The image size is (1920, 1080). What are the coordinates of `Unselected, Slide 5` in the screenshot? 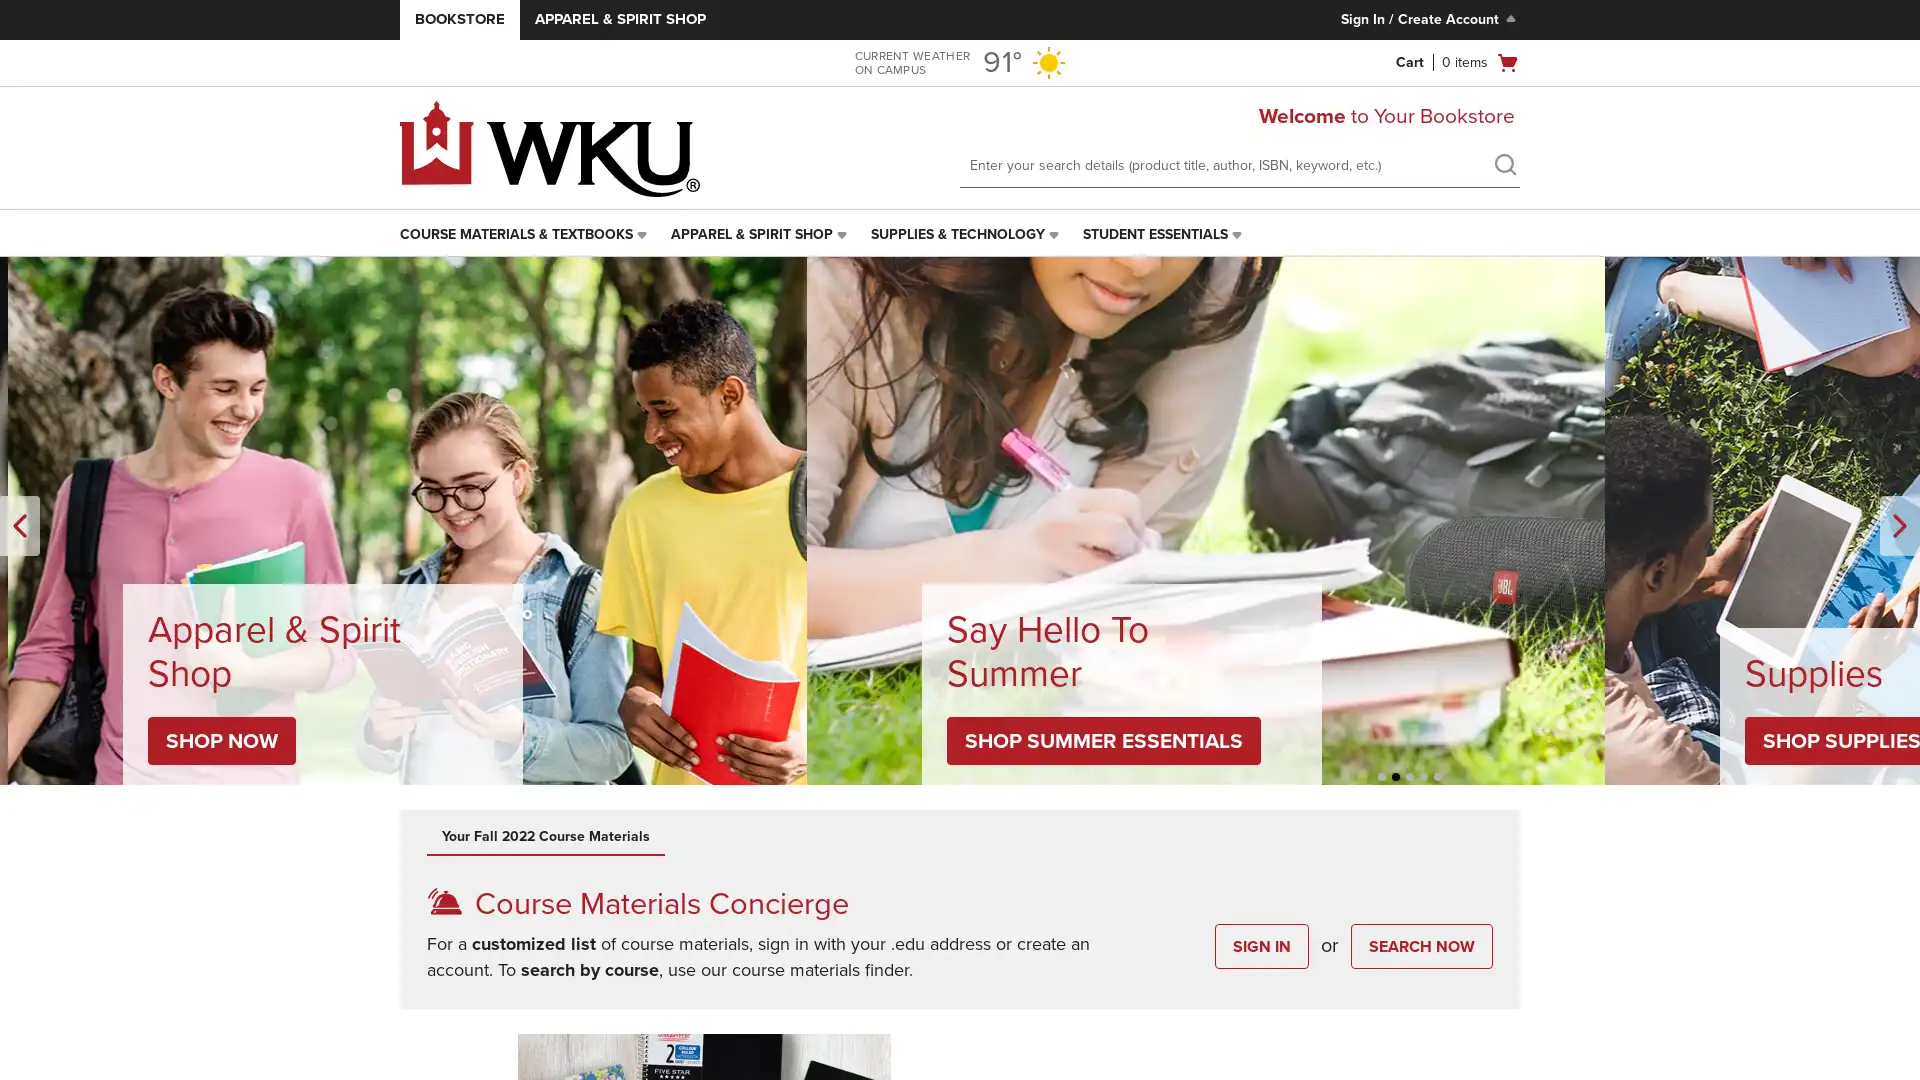 It's located at (1437, 775).